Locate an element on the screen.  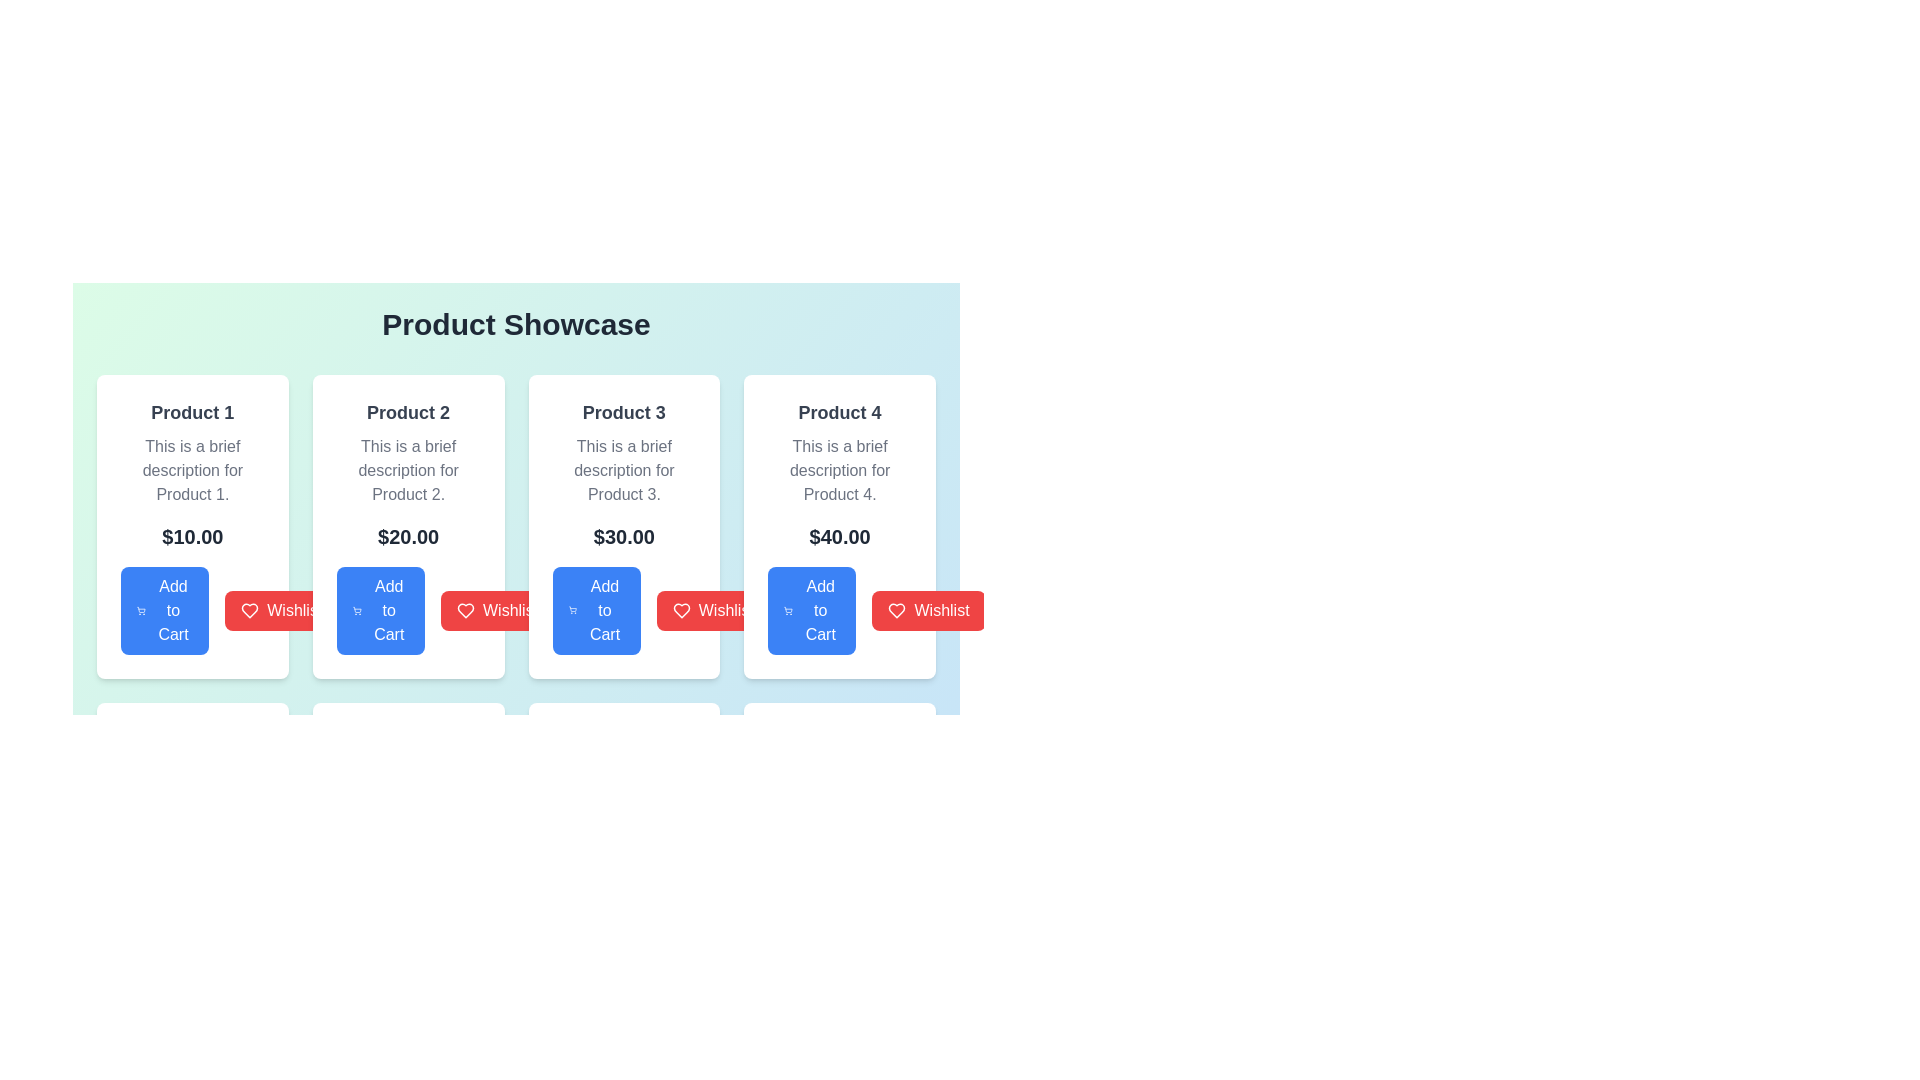
the 'Product 4' card, which features the title in bold, a price of '$40.00', and buttons for 'Add is located at coordinates (840, 526).